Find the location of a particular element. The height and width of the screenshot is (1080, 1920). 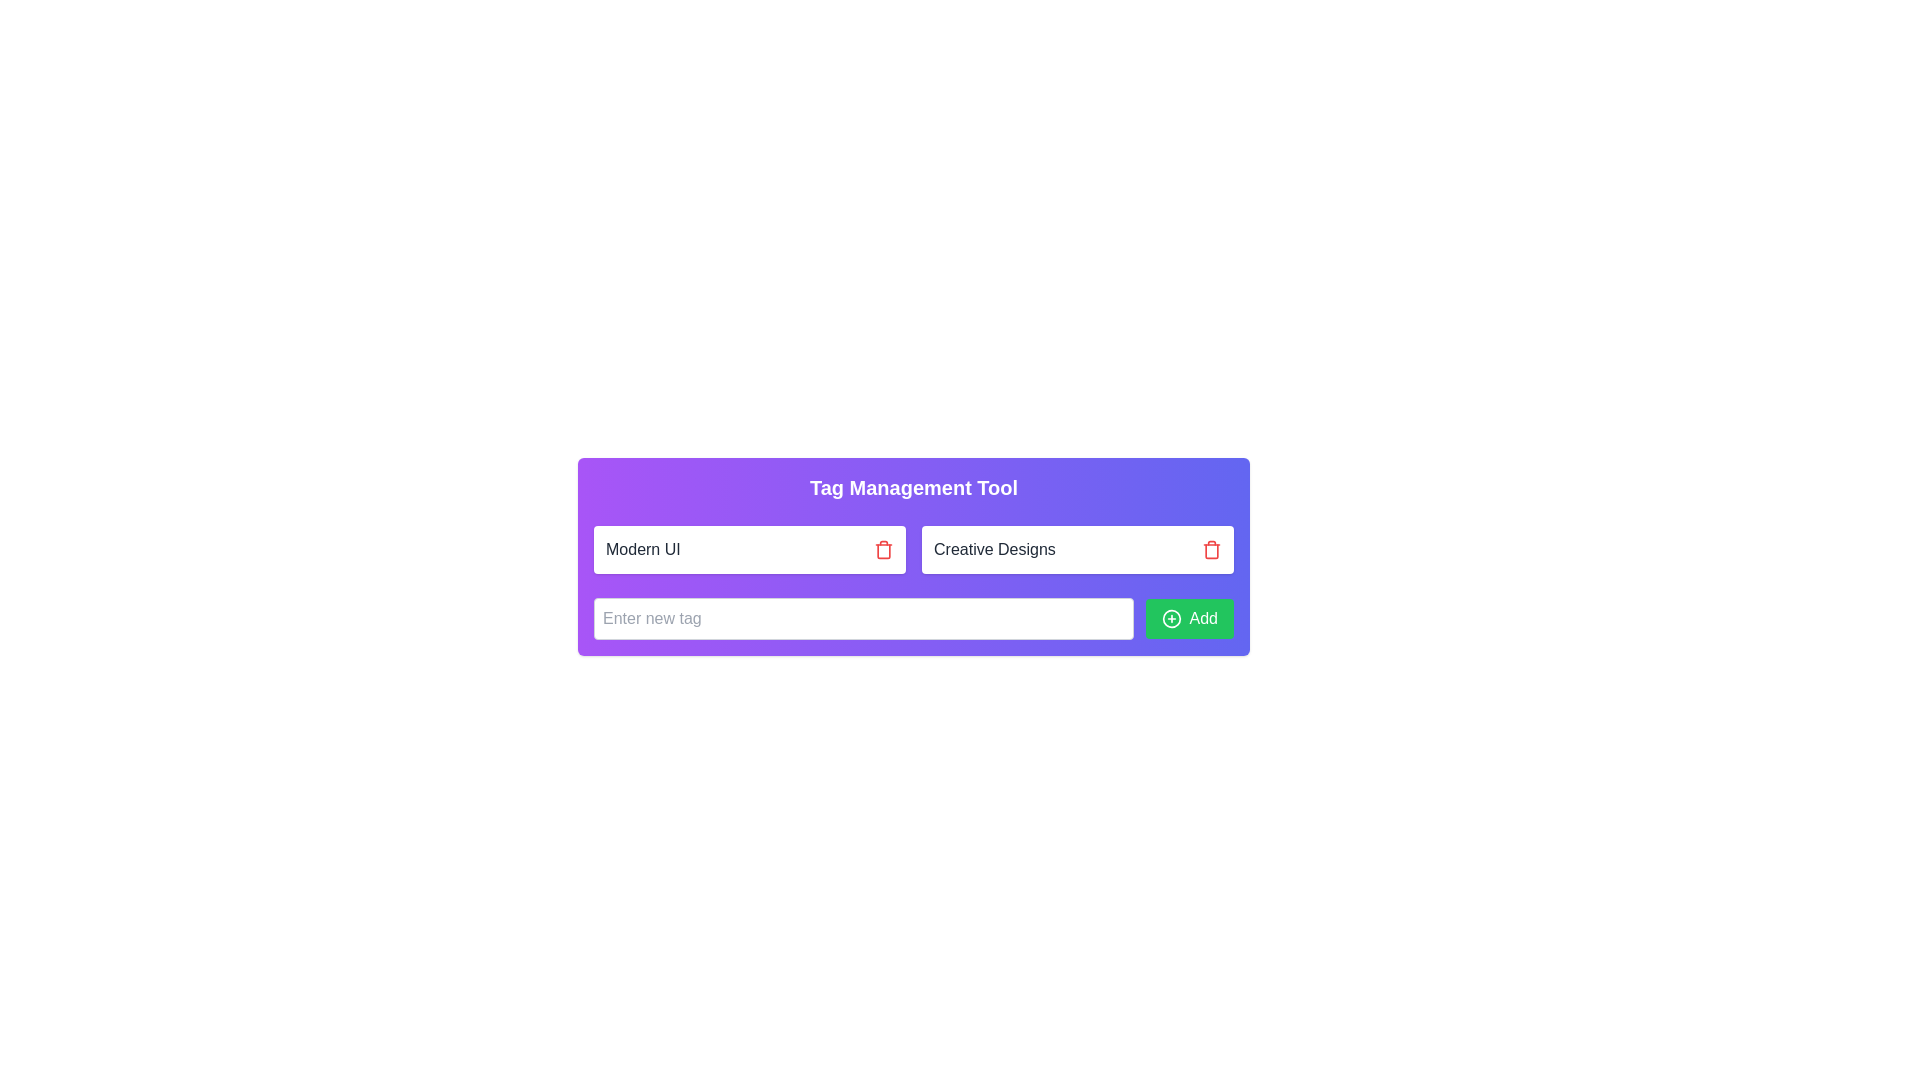

the design of the 'Add' icon located on the left side of the text 'Add' is located at coordinates (1171, 617).